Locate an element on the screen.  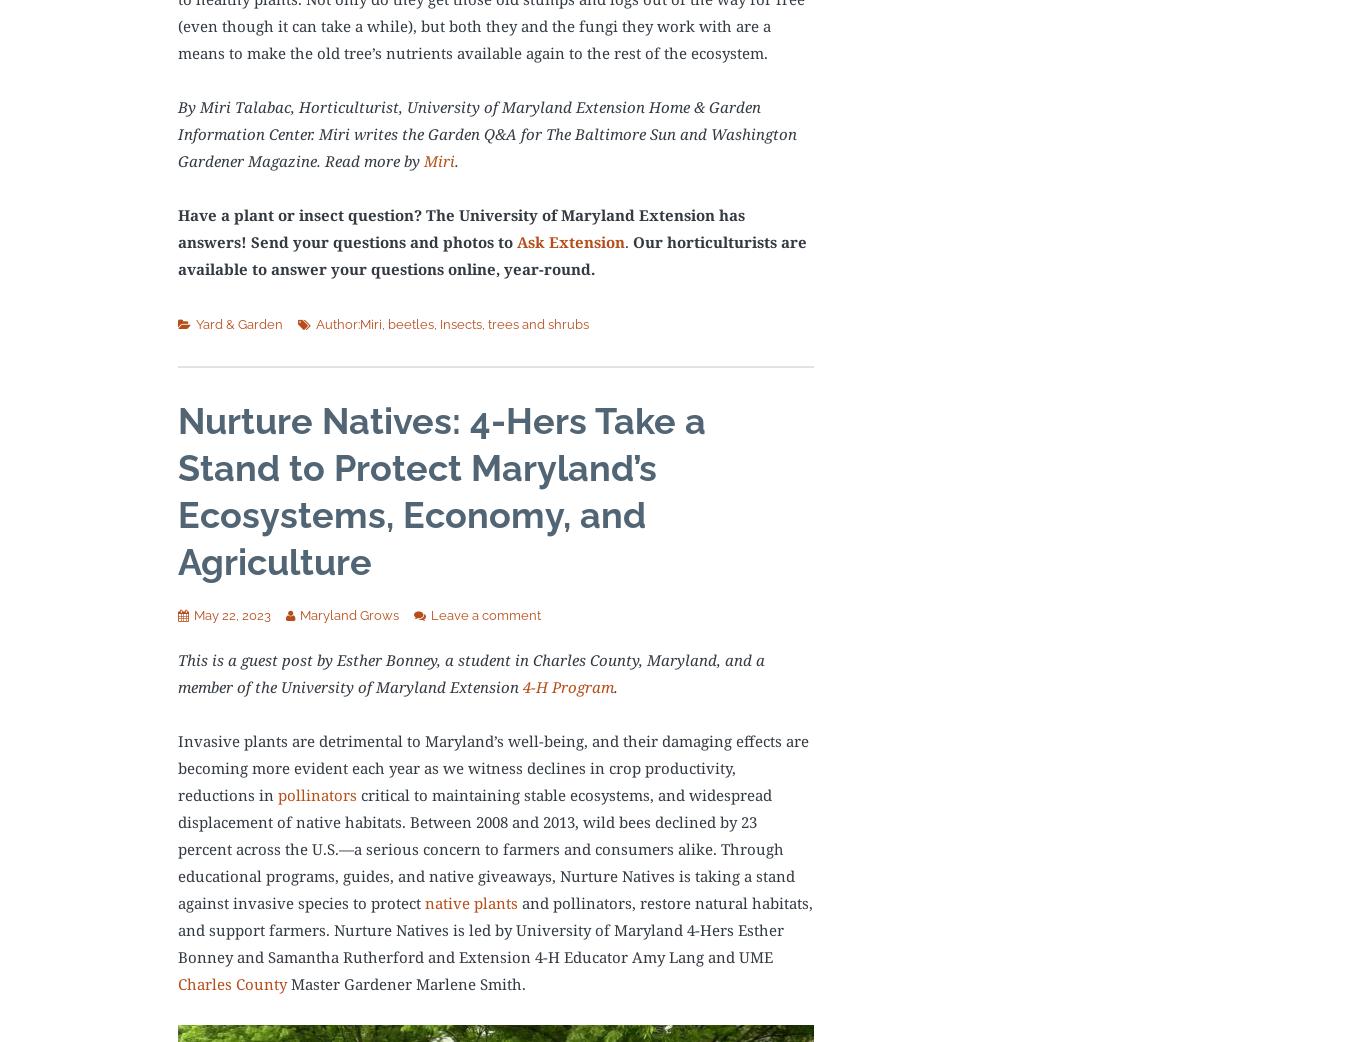
'This is a guest post by Esther Bonney, a student in Charles County, Maryland, and a member of the University of Maryland Extension' is located at coordinates (470, 673).